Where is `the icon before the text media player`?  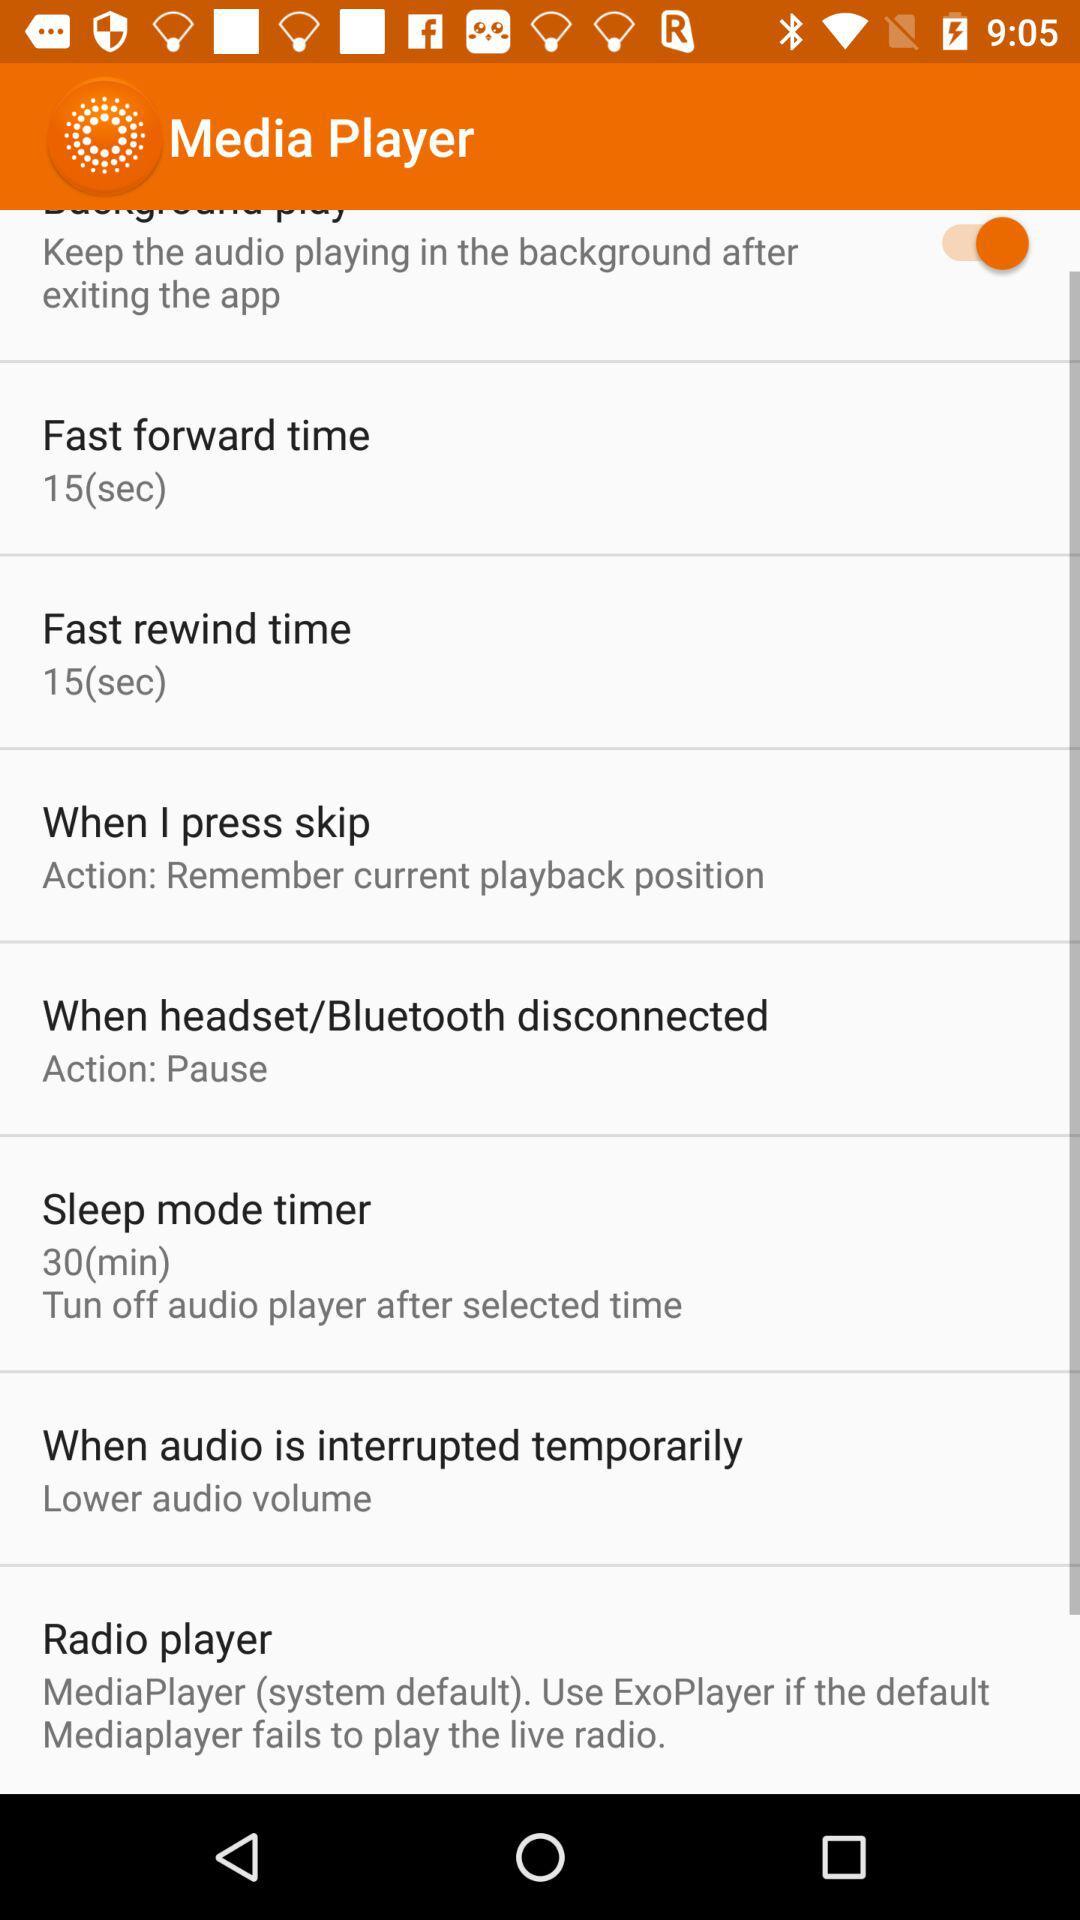 the icon before the text media player is located at coordinates (104, 136).